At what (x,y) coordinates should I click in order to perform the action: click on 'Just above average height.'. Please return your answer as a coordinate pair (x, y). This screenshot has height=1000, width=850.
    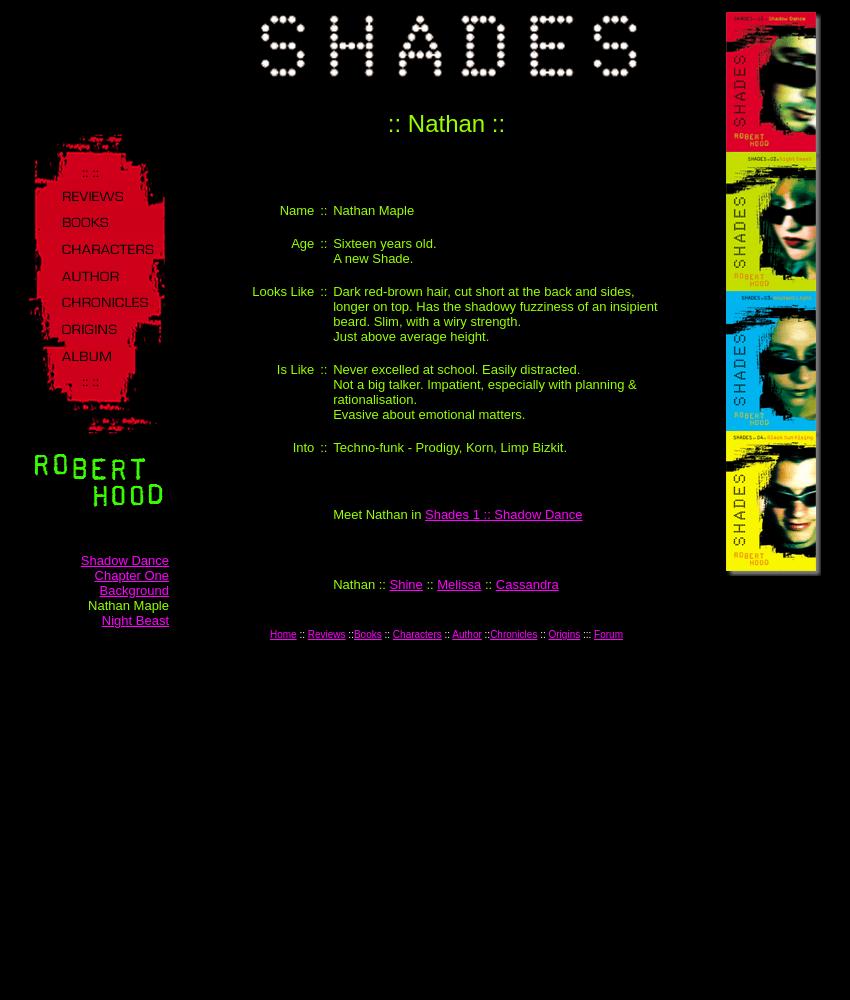
    Looking at the image, I should click on (333, 335).